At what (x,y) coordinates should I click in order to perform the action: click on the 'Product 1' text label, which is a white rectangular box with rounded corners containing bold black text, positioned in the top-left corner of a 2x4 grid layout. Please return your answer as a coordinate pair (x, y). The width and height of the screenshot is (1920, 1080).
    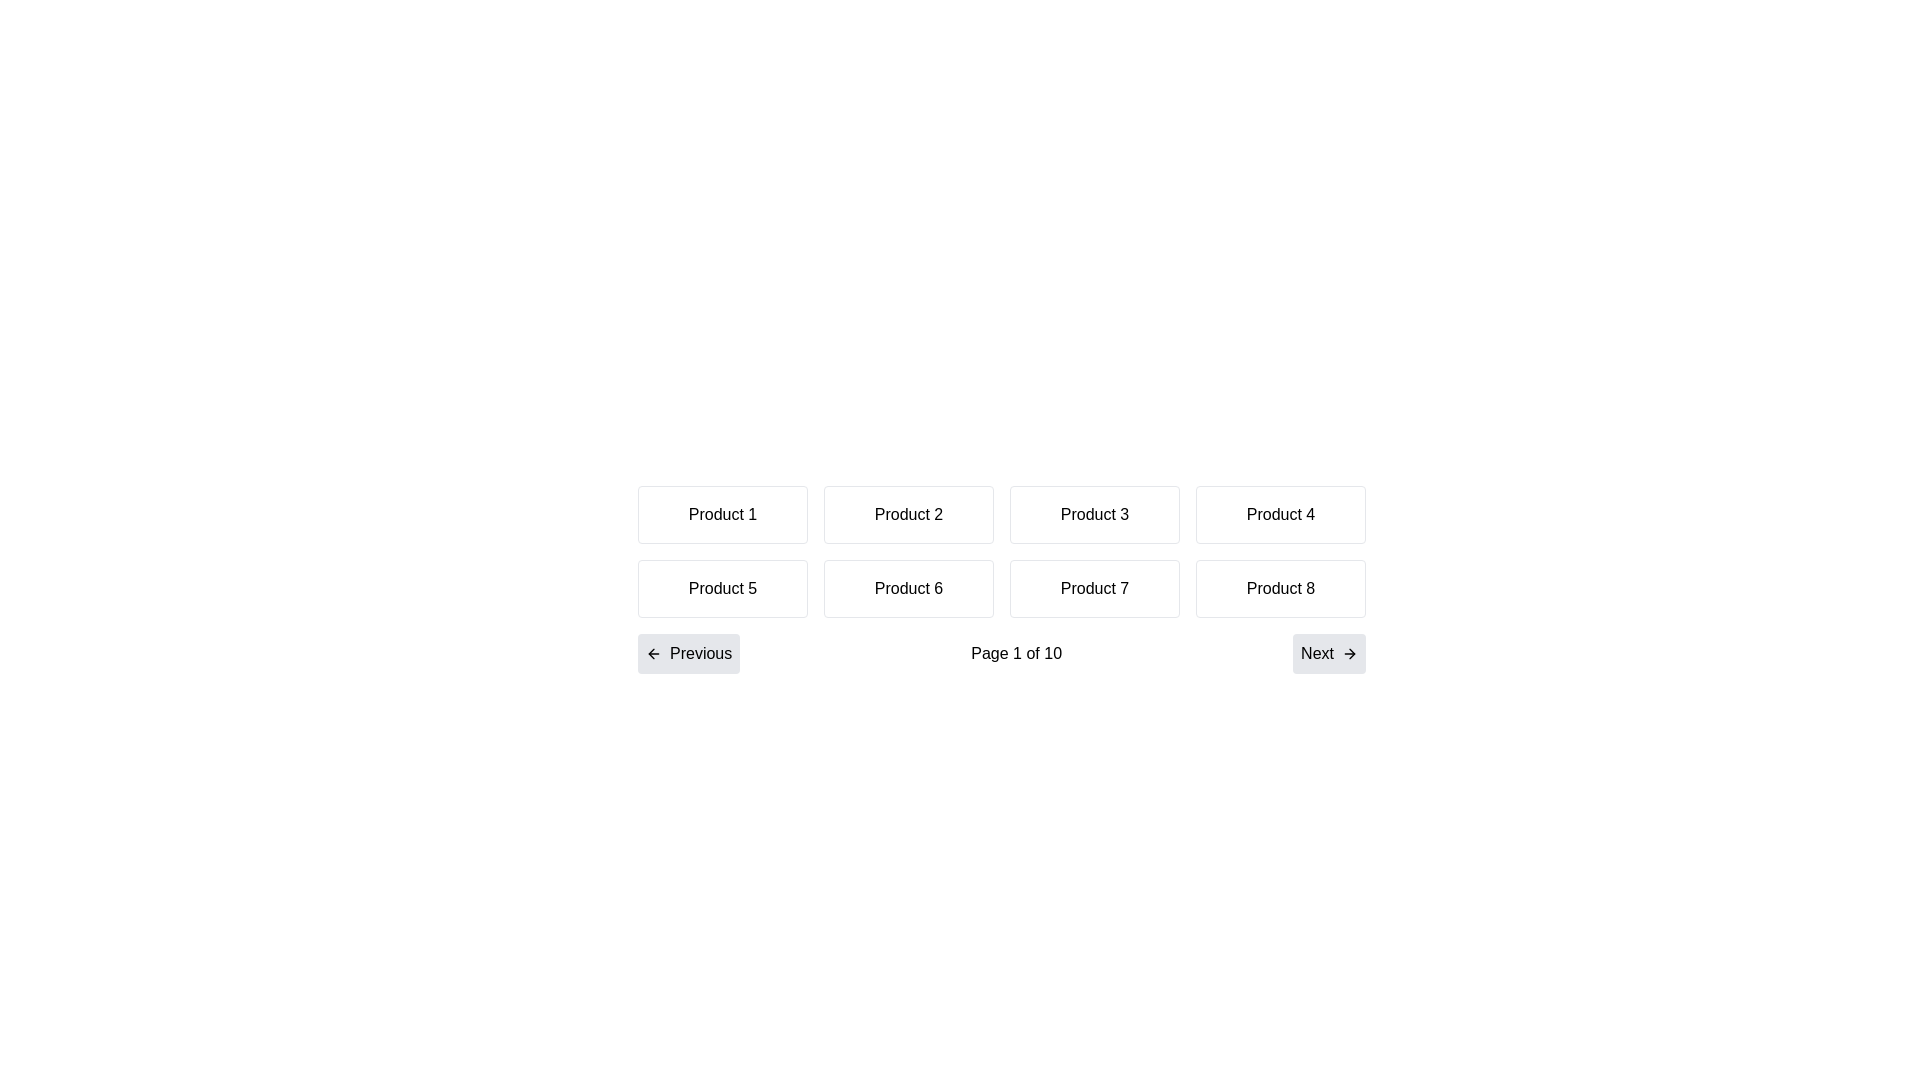
    Looking at the image, I should click on (722, 514).